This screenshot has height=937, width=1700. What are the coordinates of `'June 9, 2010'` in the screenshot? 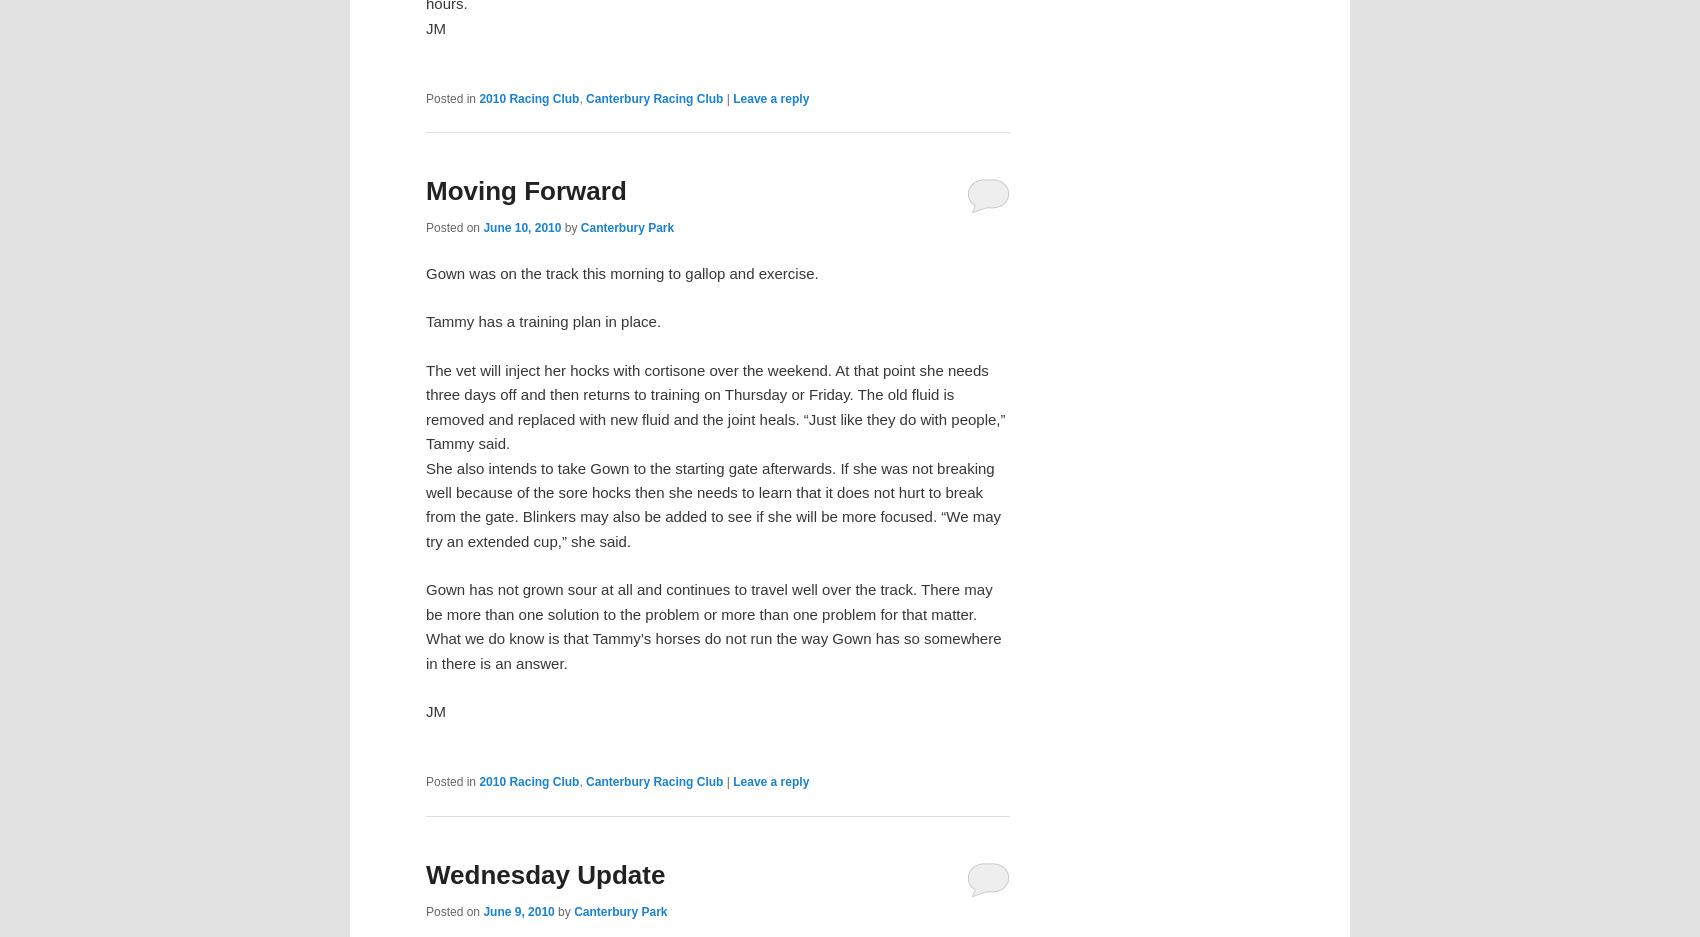 It's located at (482, 911).